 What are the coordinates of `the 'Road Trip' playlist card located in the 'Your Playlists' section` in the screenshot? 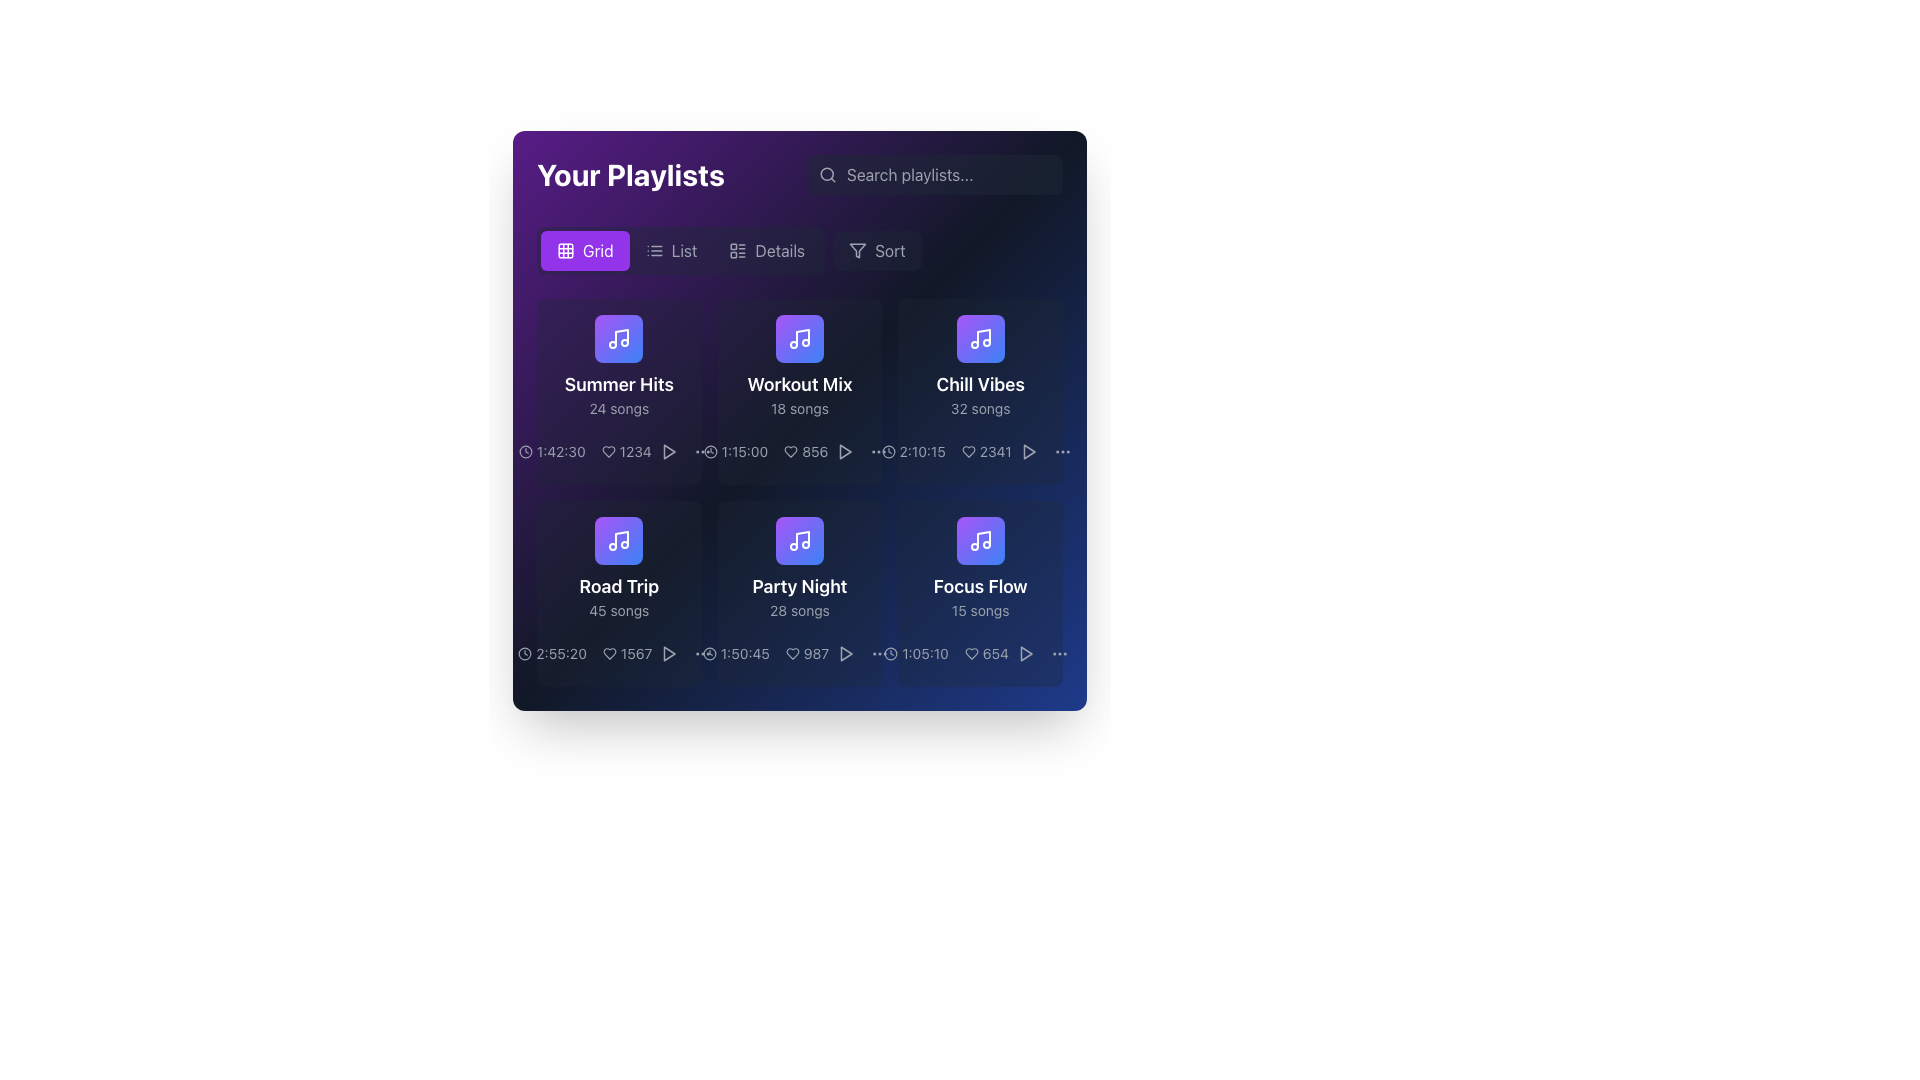 It's located at (618, 569).